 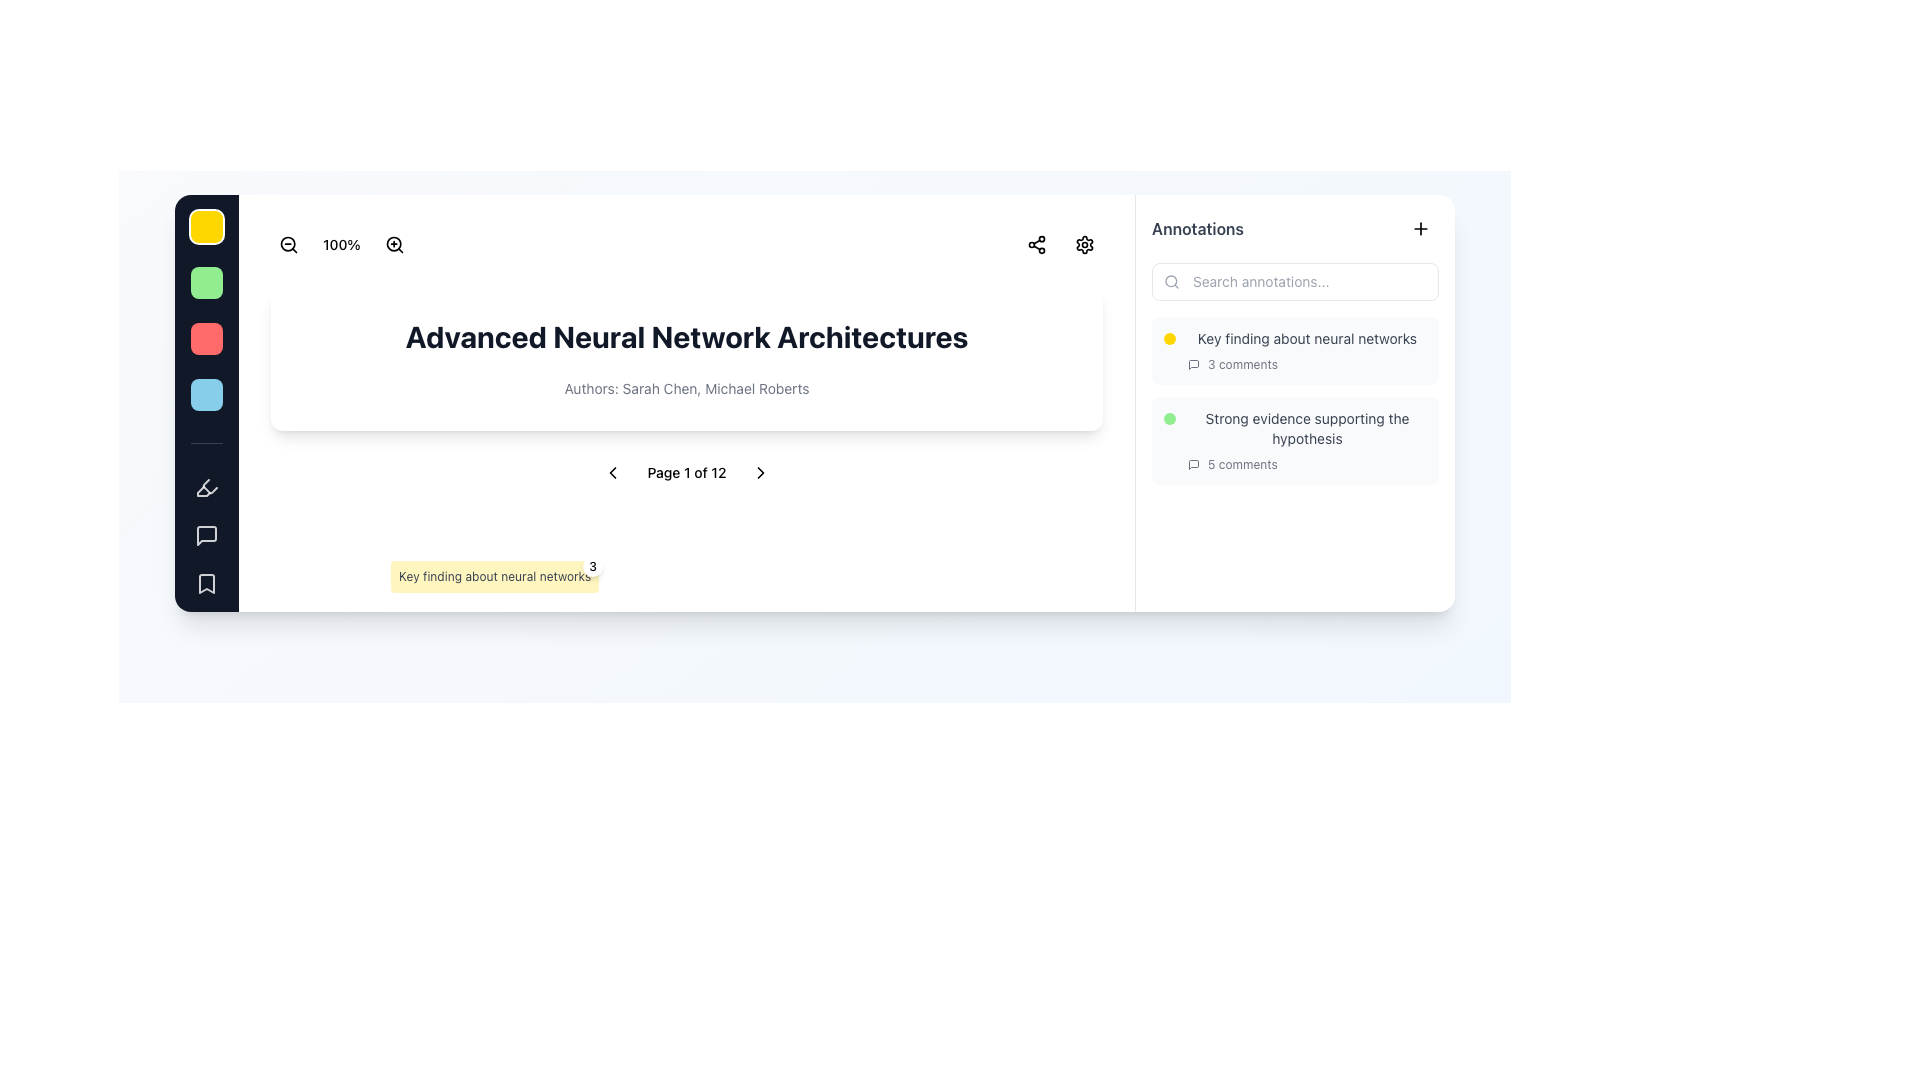 I want to click on the small graphical icon resembling a speech bubble next to the 'Key finding about neural networks' entry, so click(x=1194, y=365).